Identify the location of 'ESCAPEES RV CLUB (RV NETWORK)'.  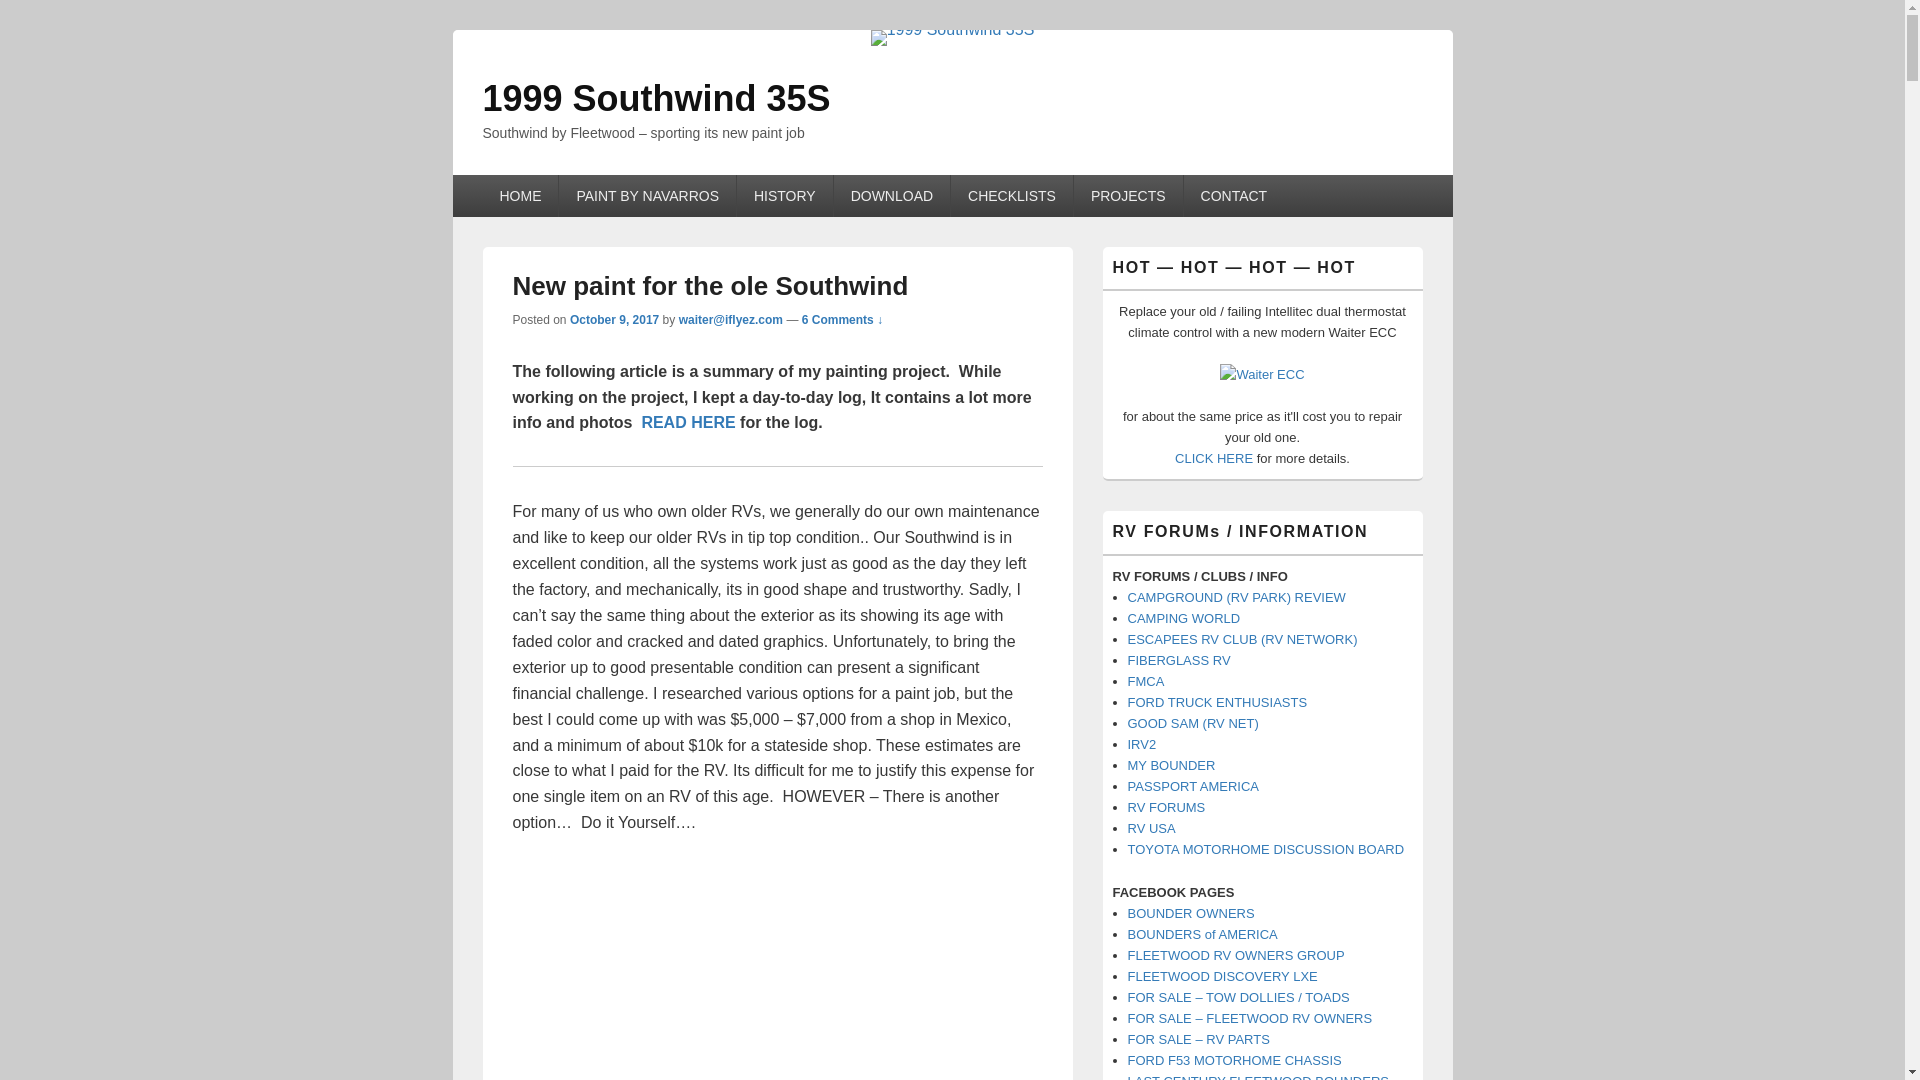
(1242, 639).